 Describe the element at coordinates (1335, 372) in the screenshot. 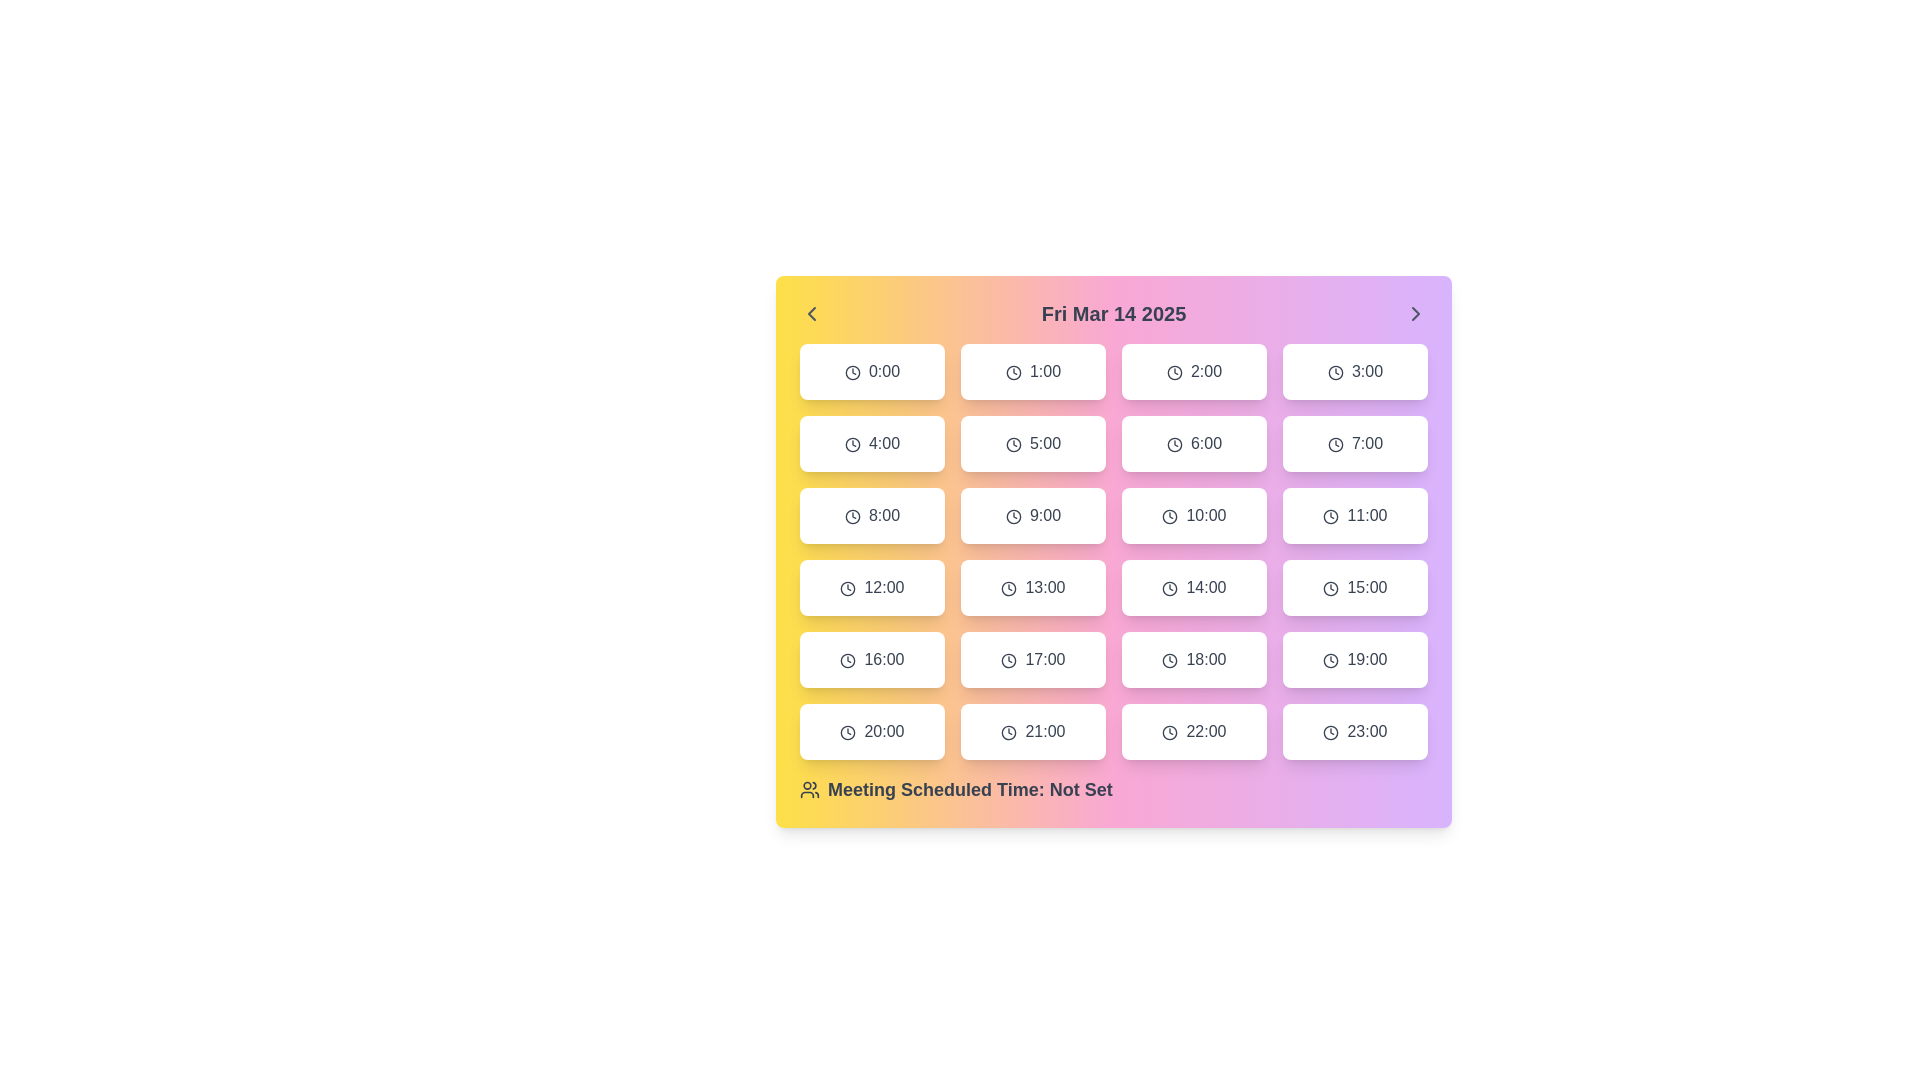

I see `the small circular clock icon located to the left of the '3:00' text in the third row and third column of the grid layout` at that location.